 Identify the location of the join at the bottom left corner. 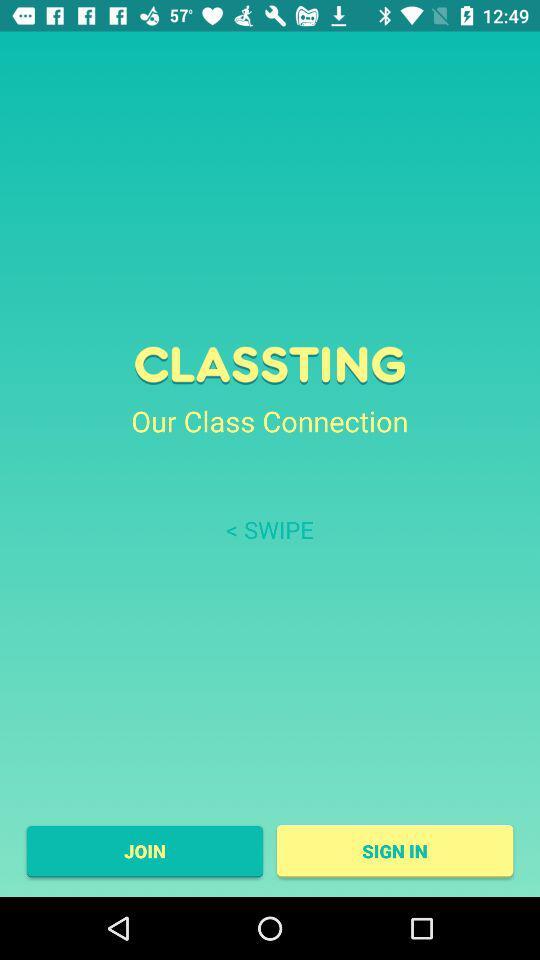
(143, 850).